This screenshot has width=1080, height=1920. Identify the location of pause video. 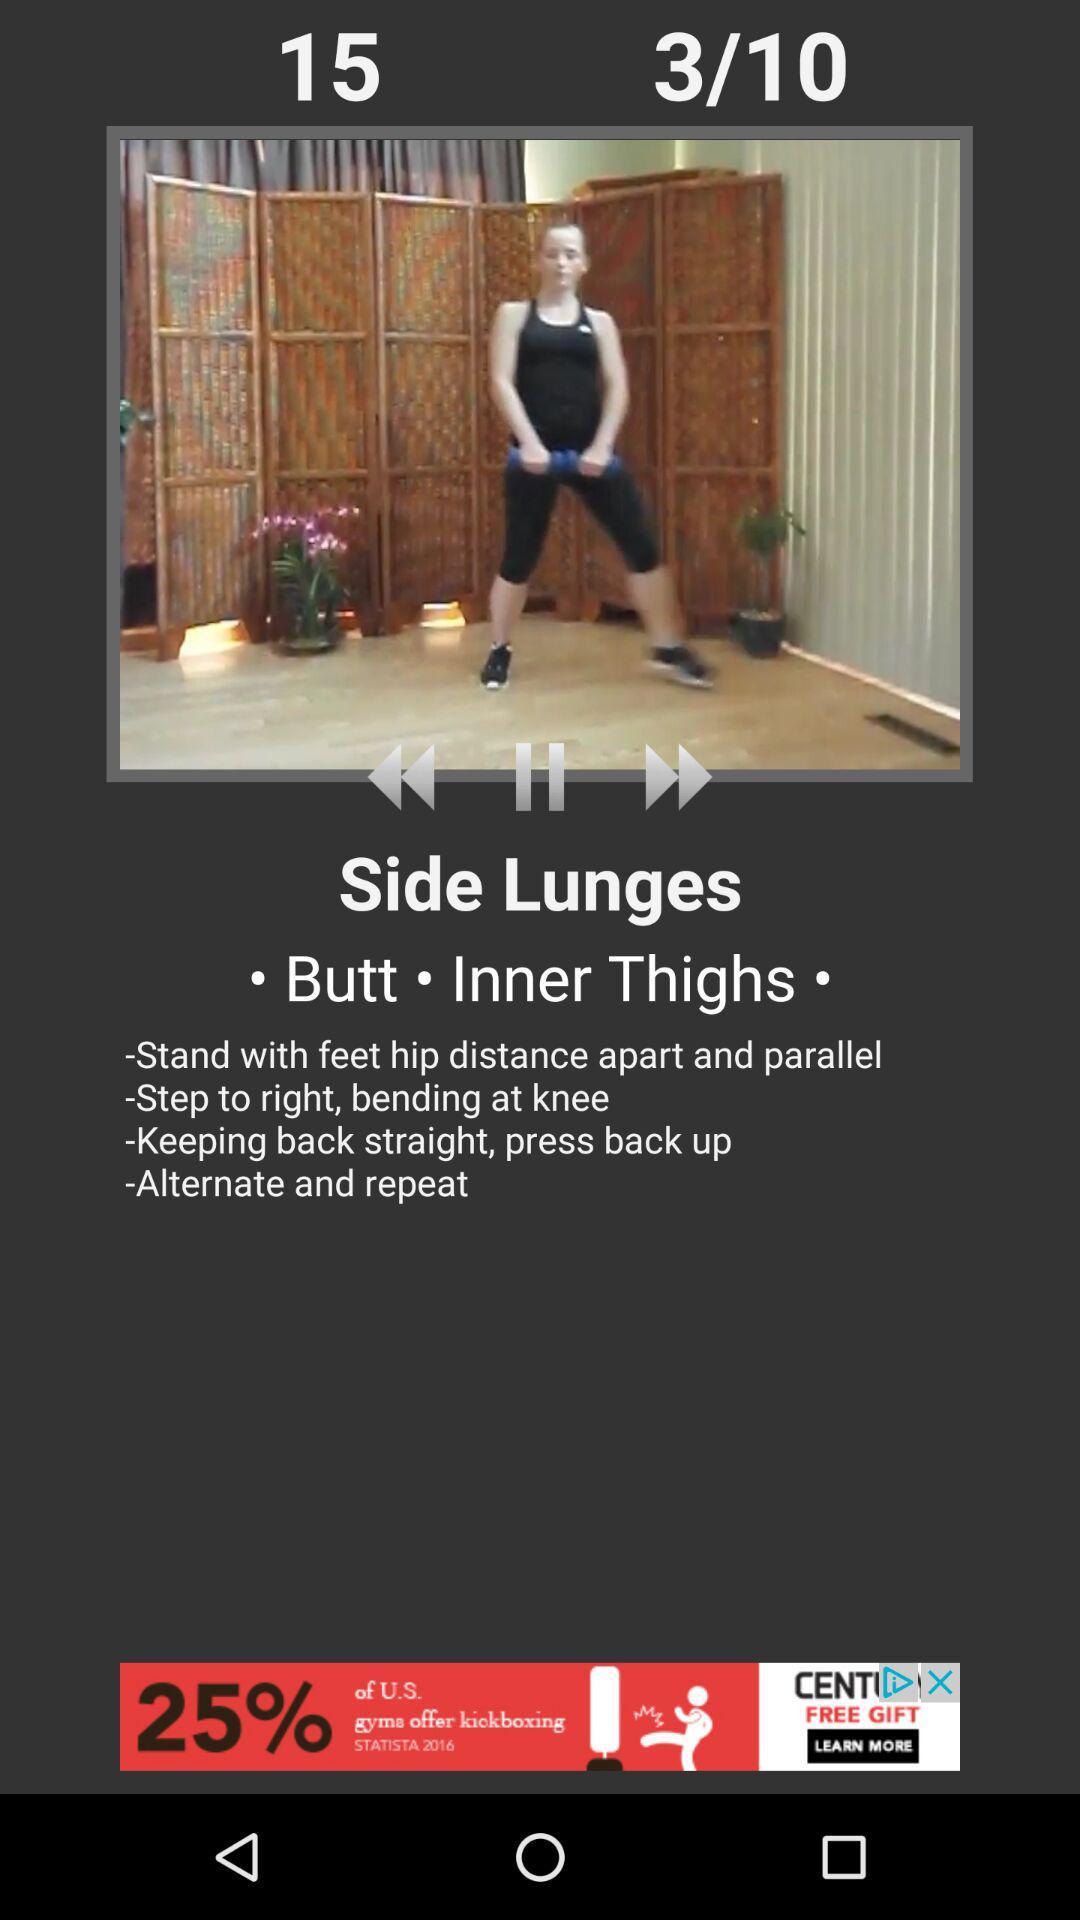
(540, 776).